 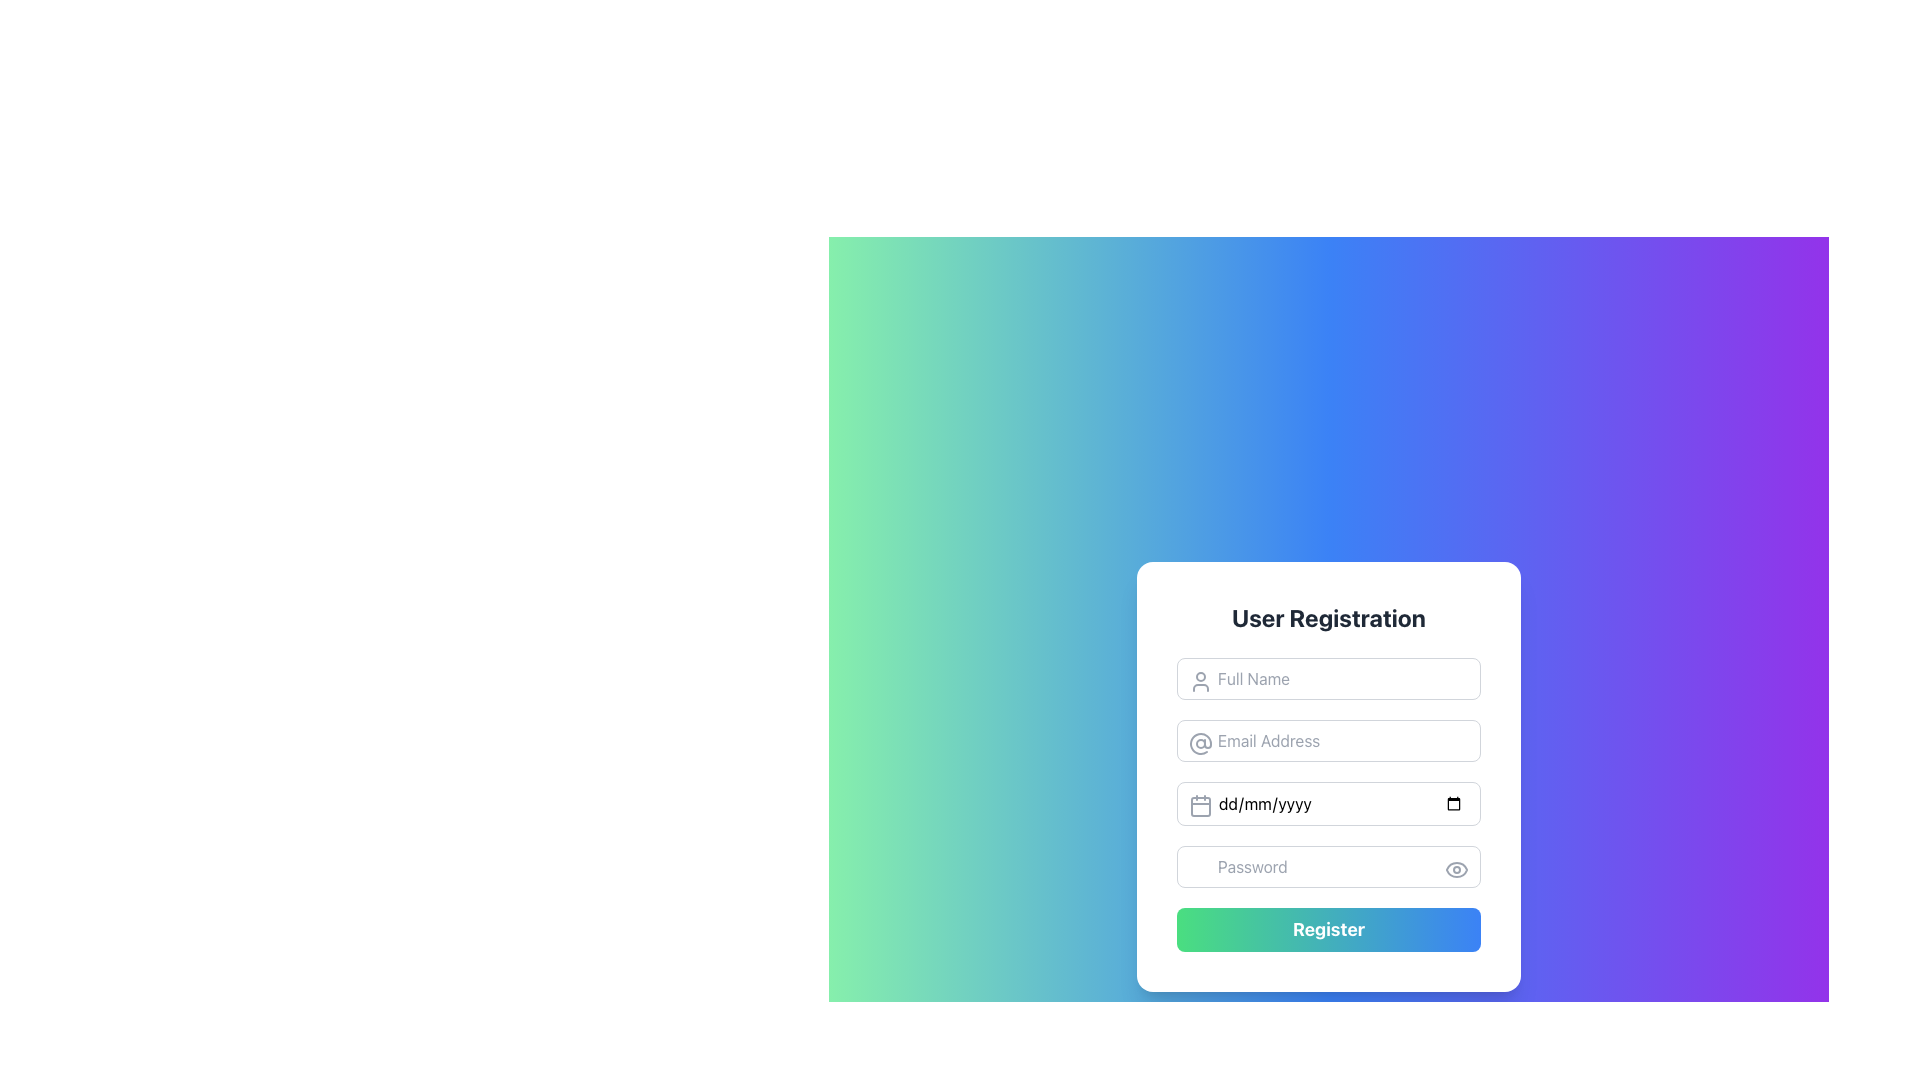 I want to click on the email address input field icon located to the left of the email input field in the form, so click(x=1200, y=744).